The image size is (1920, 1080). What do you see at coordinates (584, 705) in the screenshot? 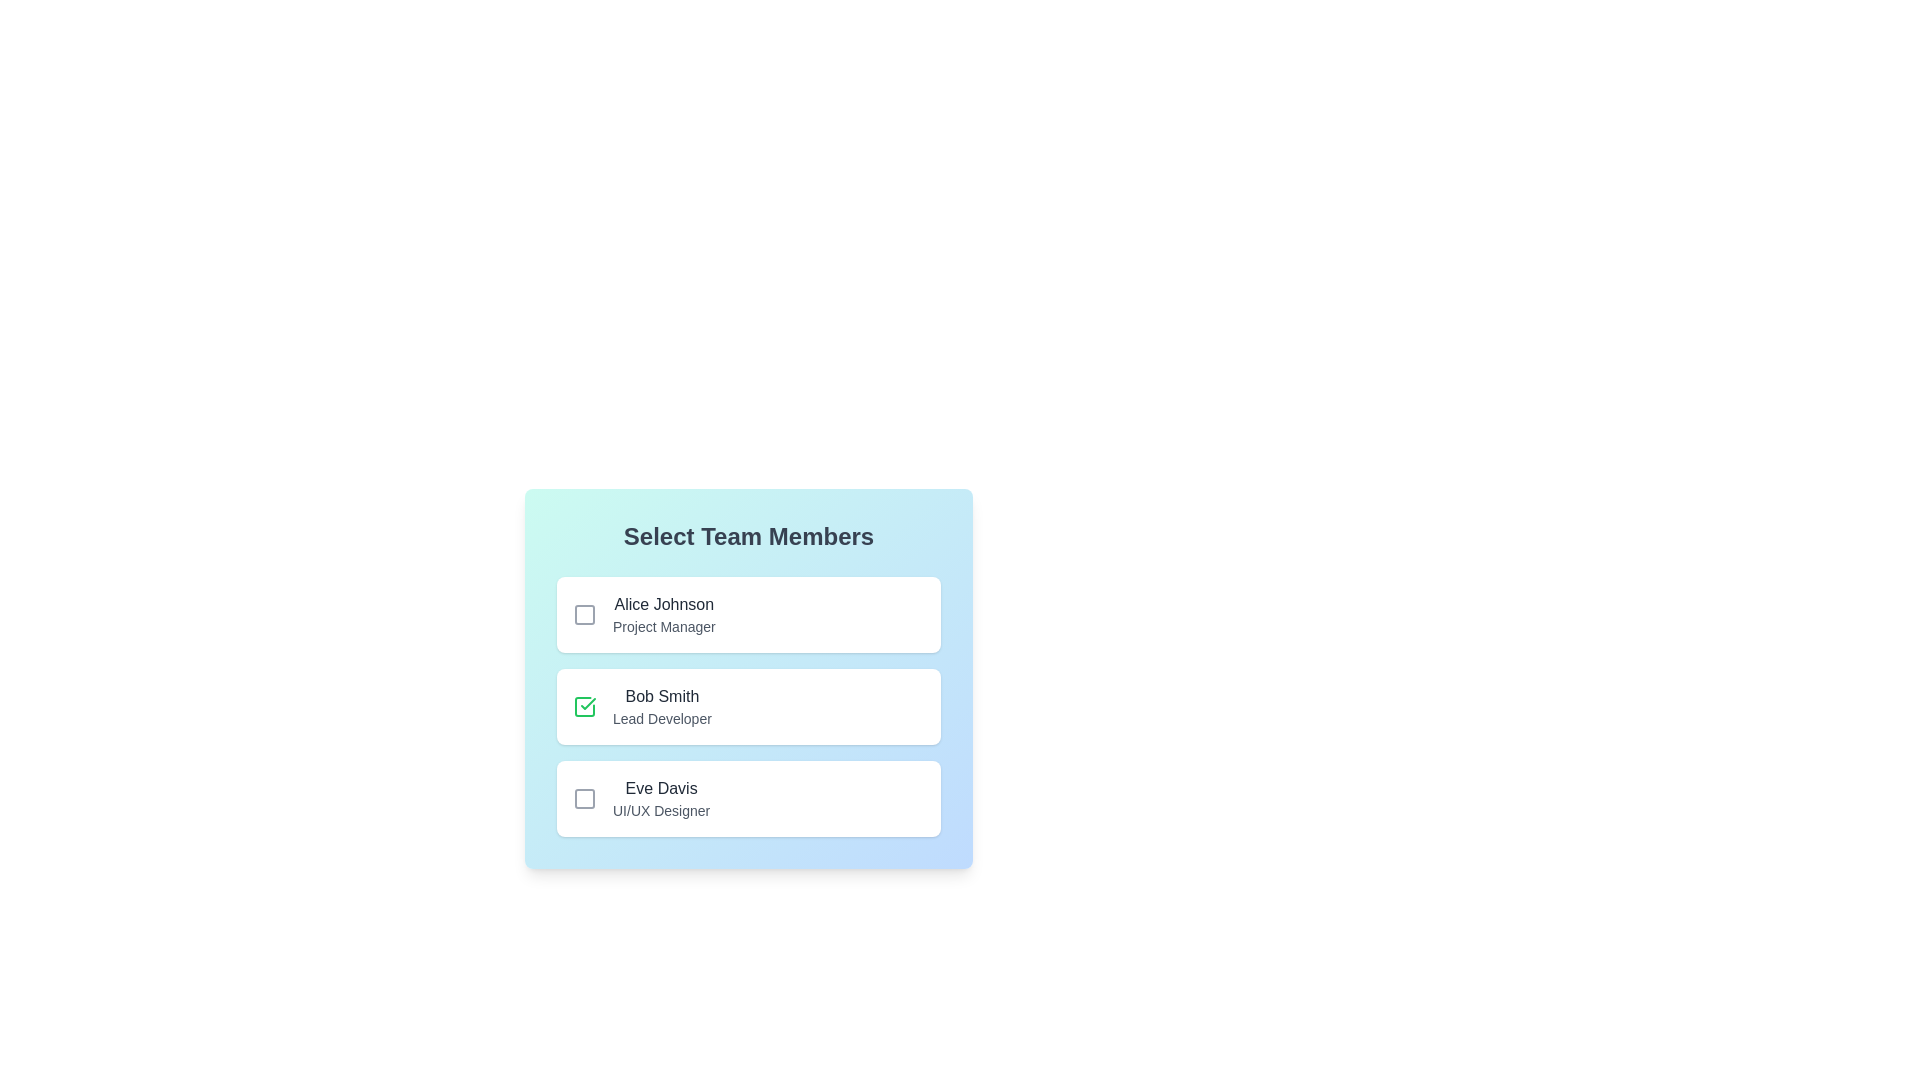
I see `visual indicator icon located in the second row of the selection system, associated with 'Bob Smith - Lead Developer'` at bounding box center [584, 705].